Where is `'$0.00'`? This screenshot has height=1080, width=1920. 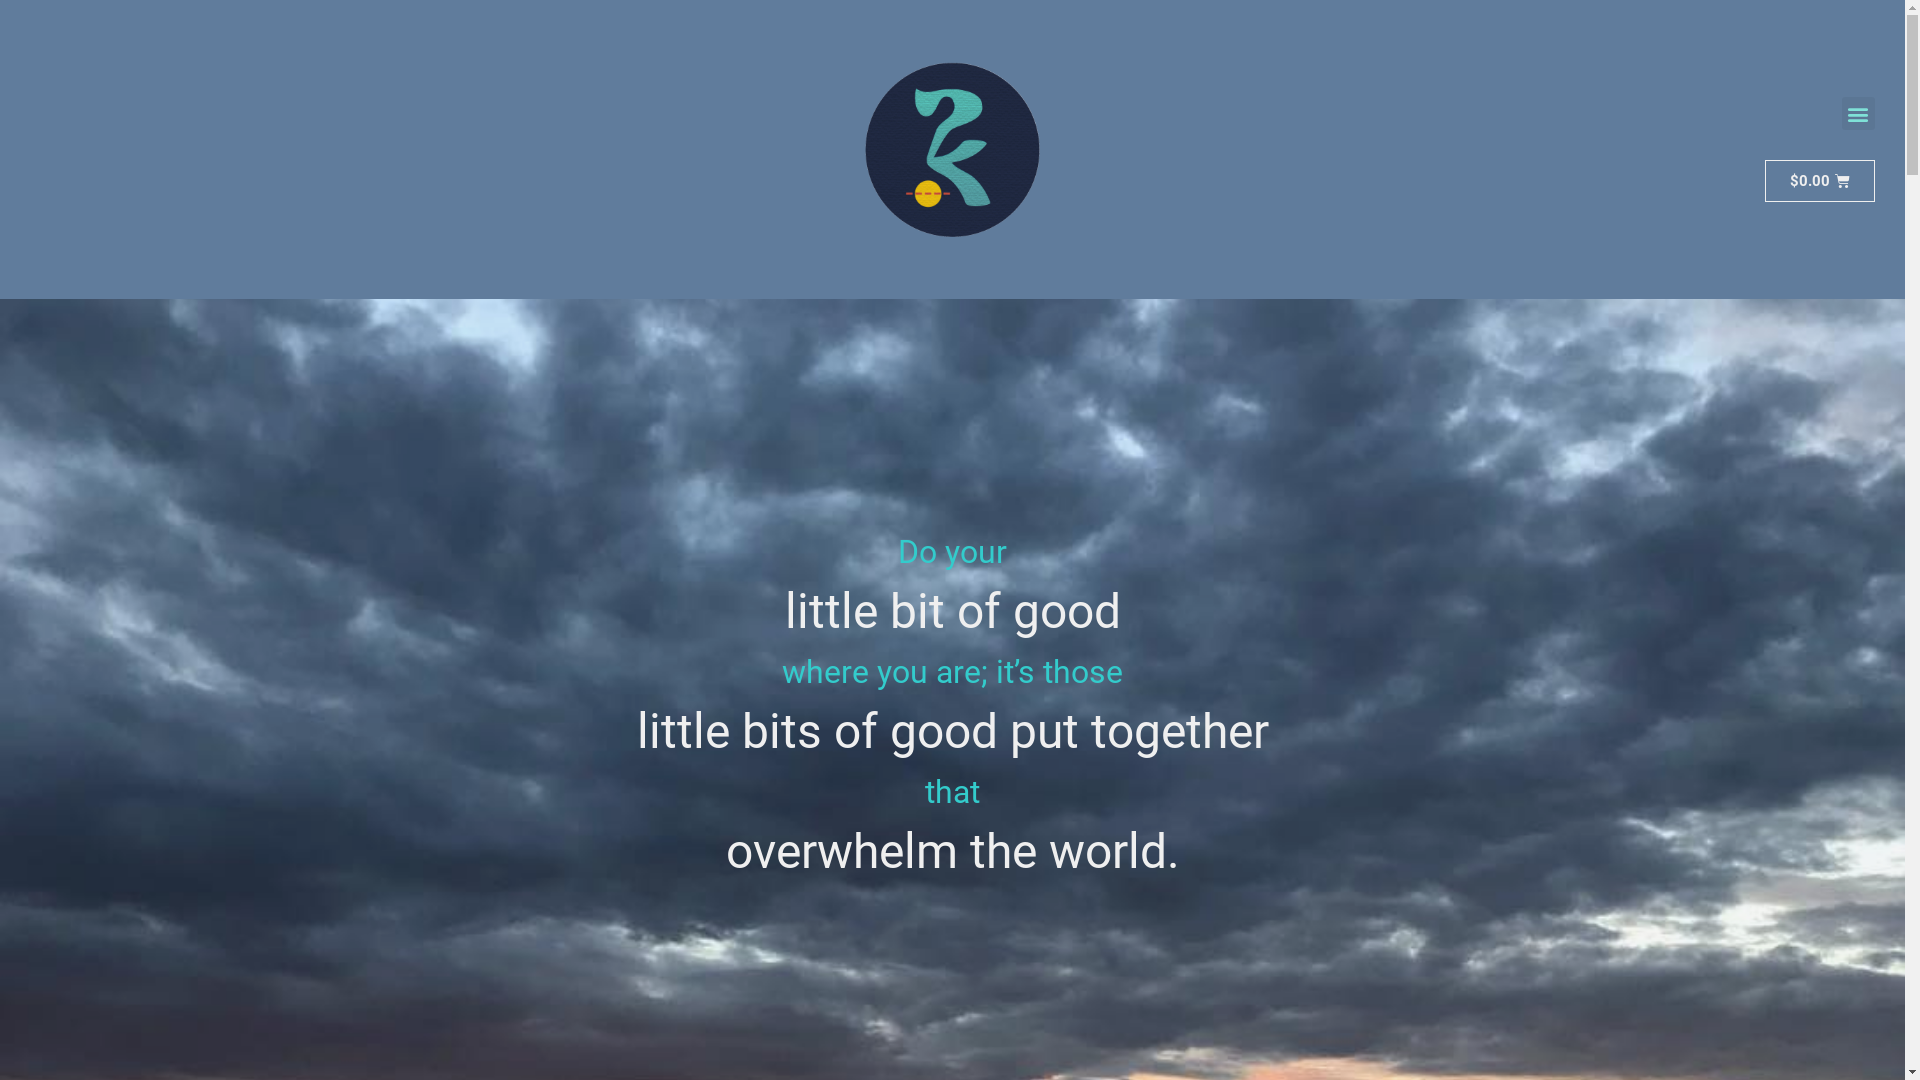 '$0.00' is located at coordinates (1765, 181).